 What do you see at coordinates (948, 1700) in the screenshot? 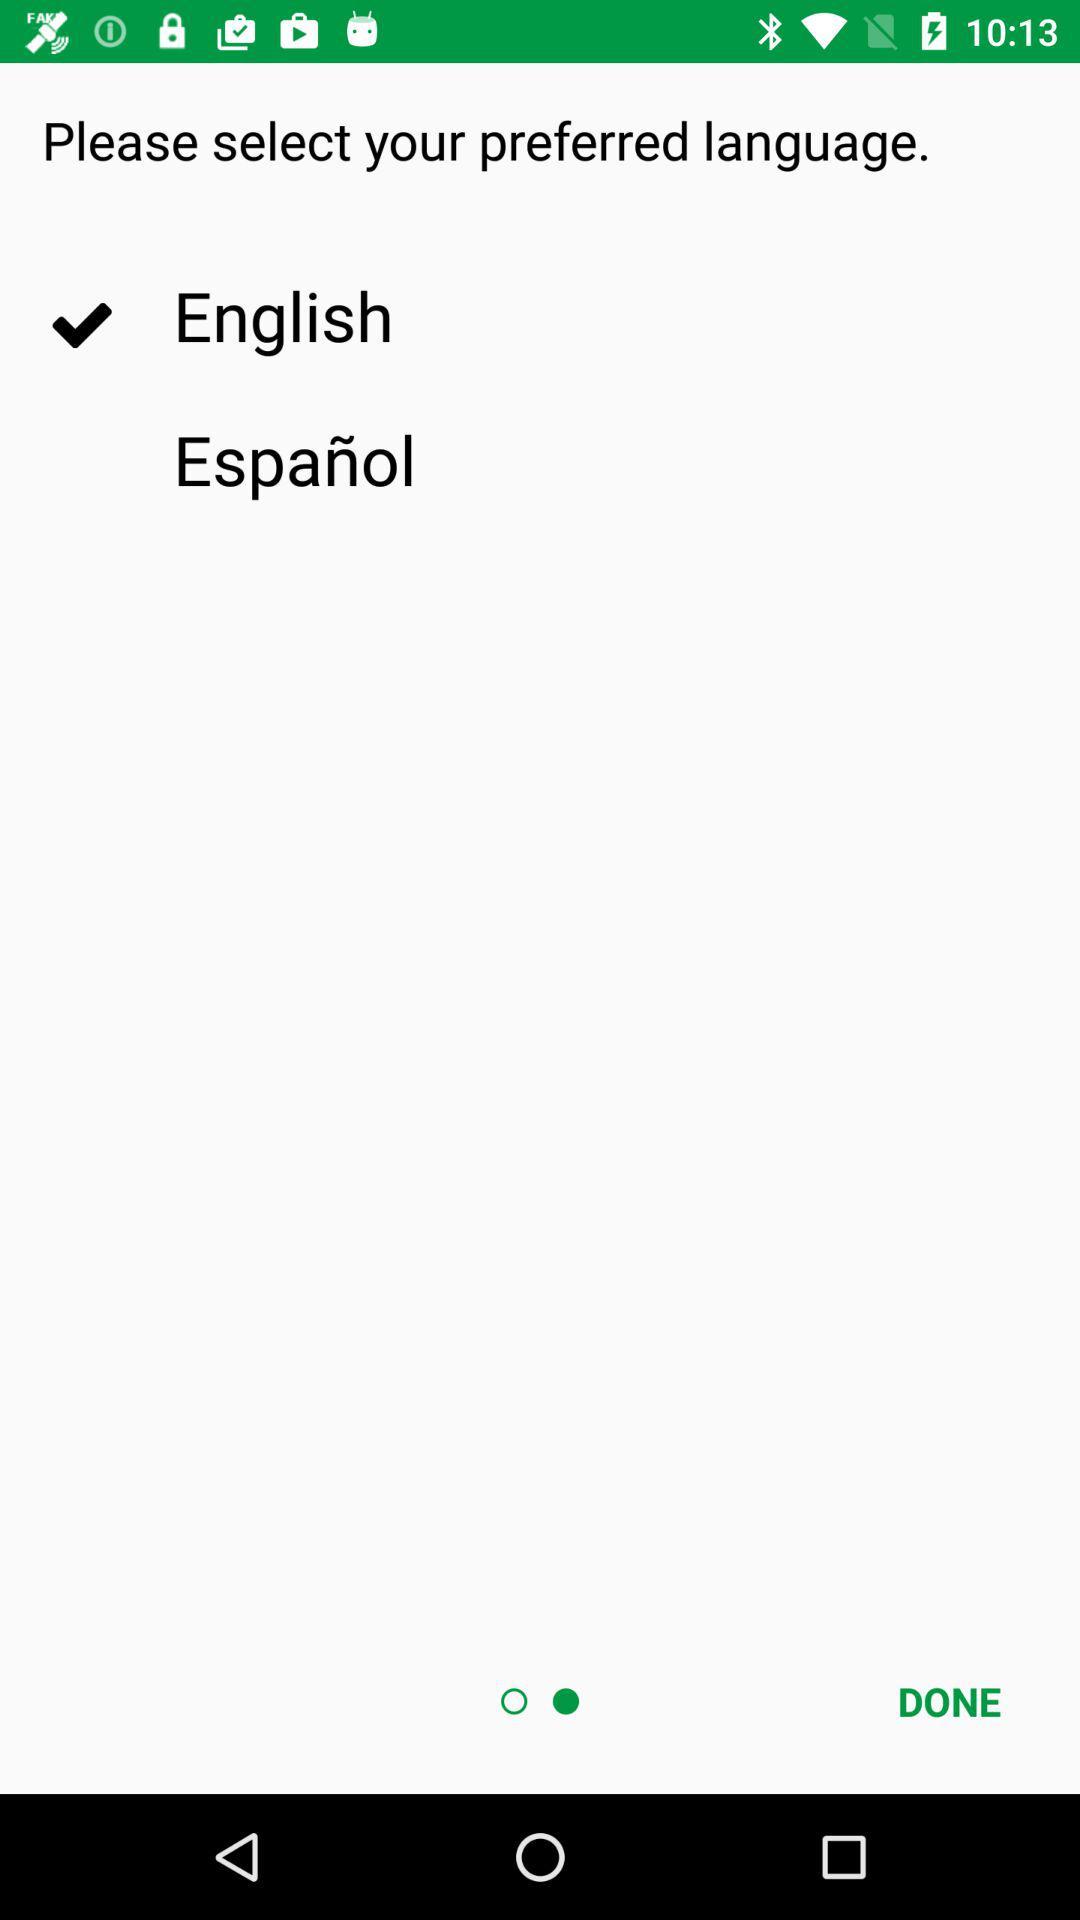
I see `done icon` at bounding box center [948, 1700].